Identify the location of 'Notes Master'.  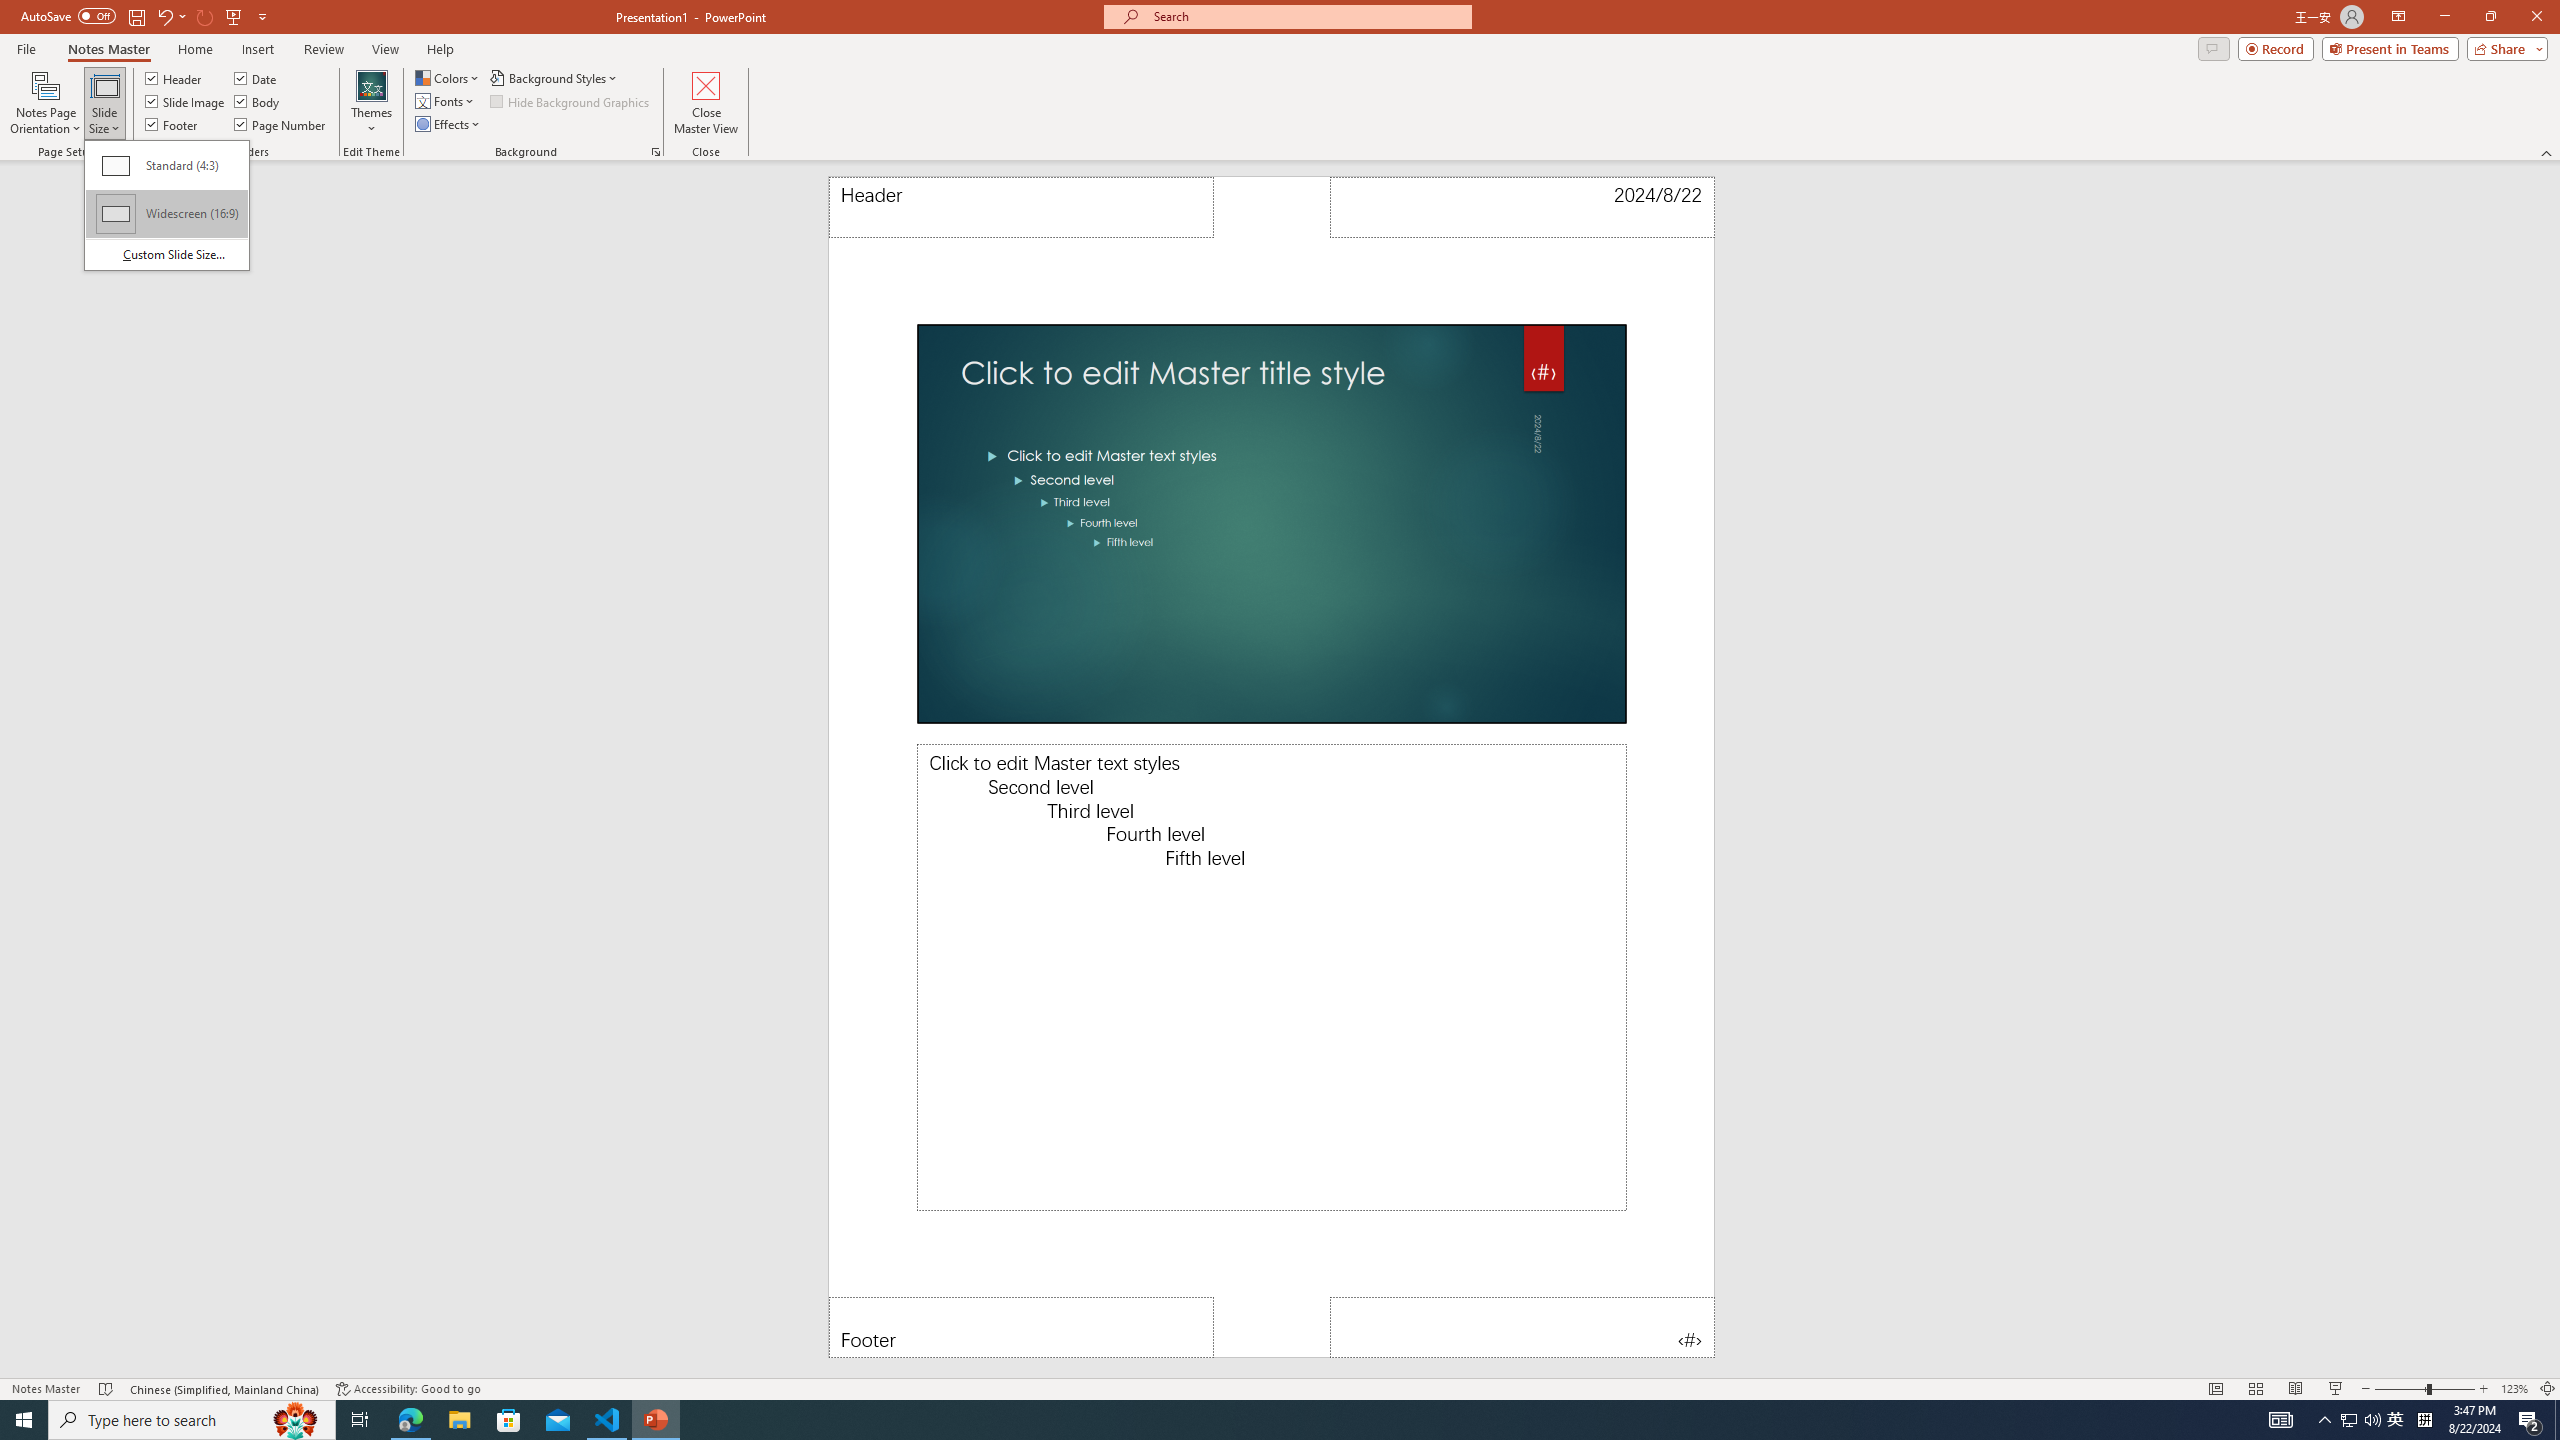
(107, 49).